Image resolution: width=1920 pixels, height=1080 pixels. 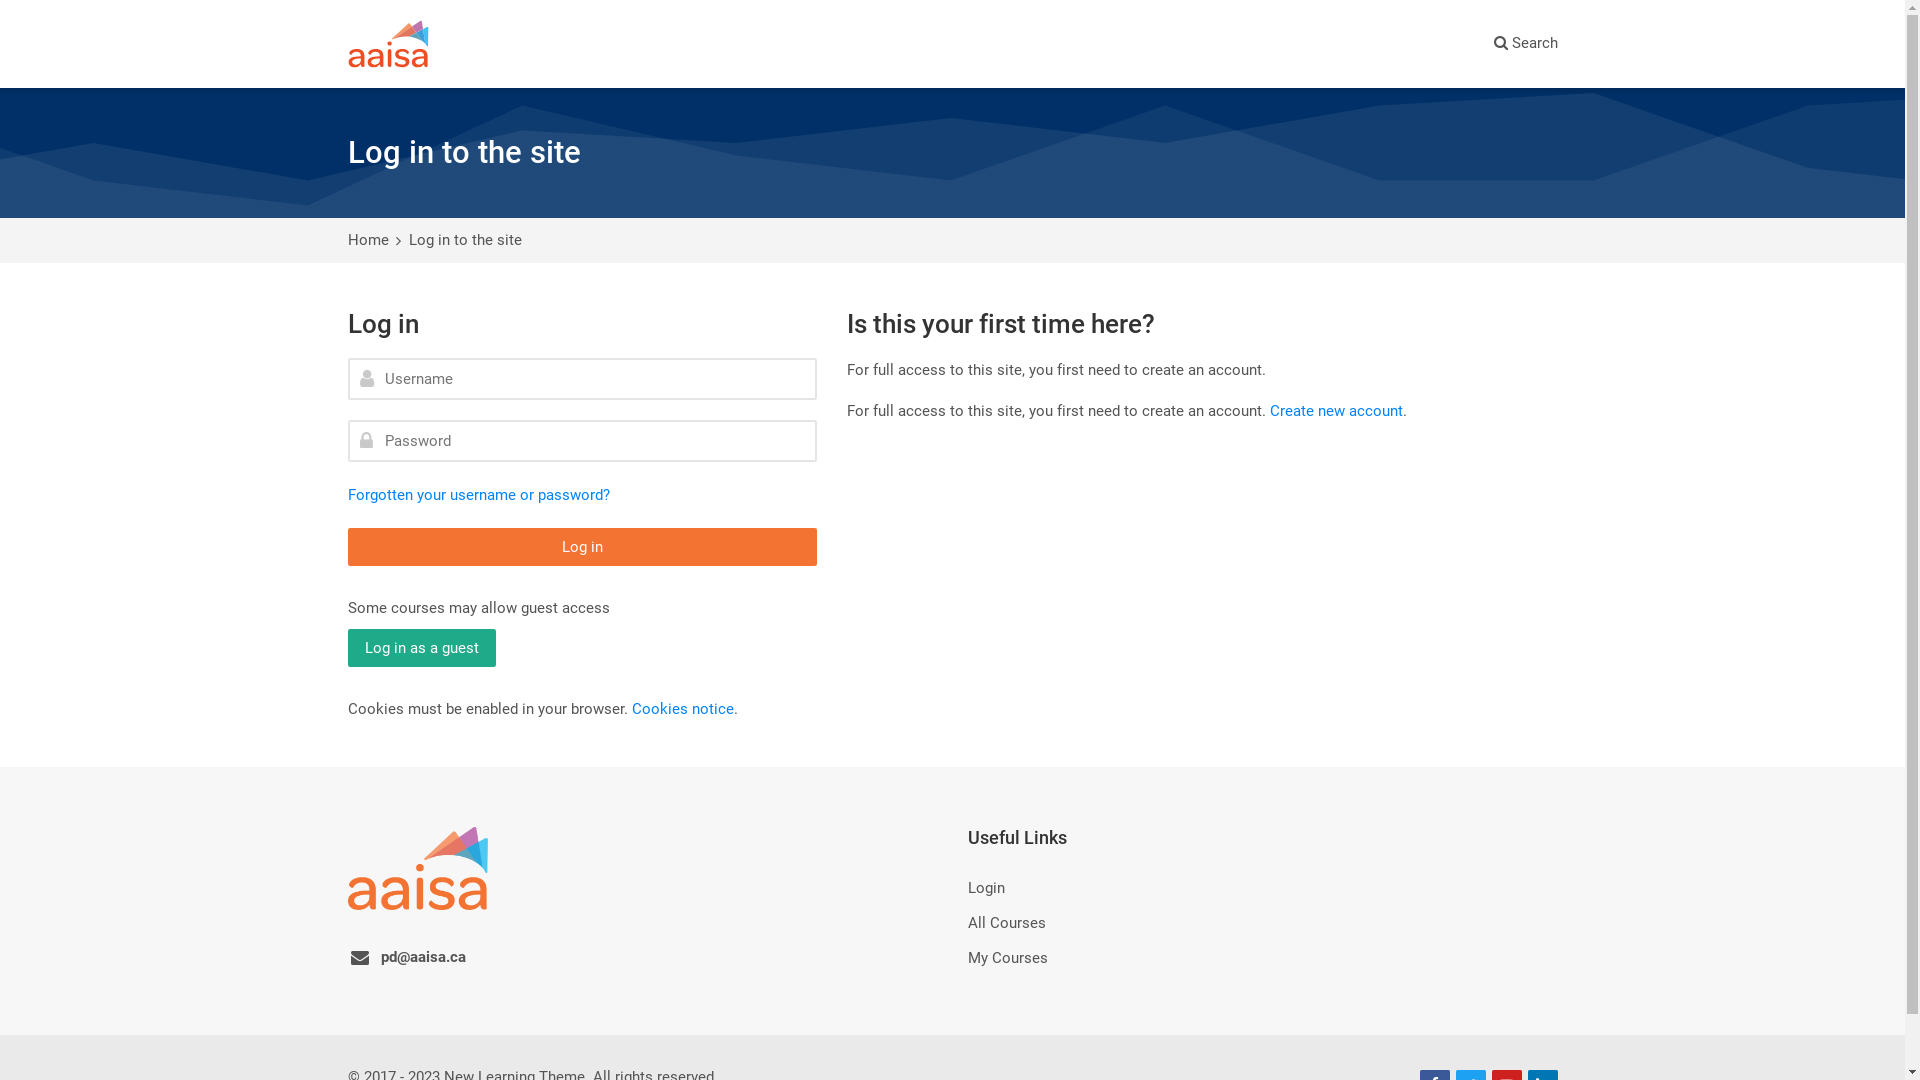 I want to click on 'Search', so click(x=1525, y=43).